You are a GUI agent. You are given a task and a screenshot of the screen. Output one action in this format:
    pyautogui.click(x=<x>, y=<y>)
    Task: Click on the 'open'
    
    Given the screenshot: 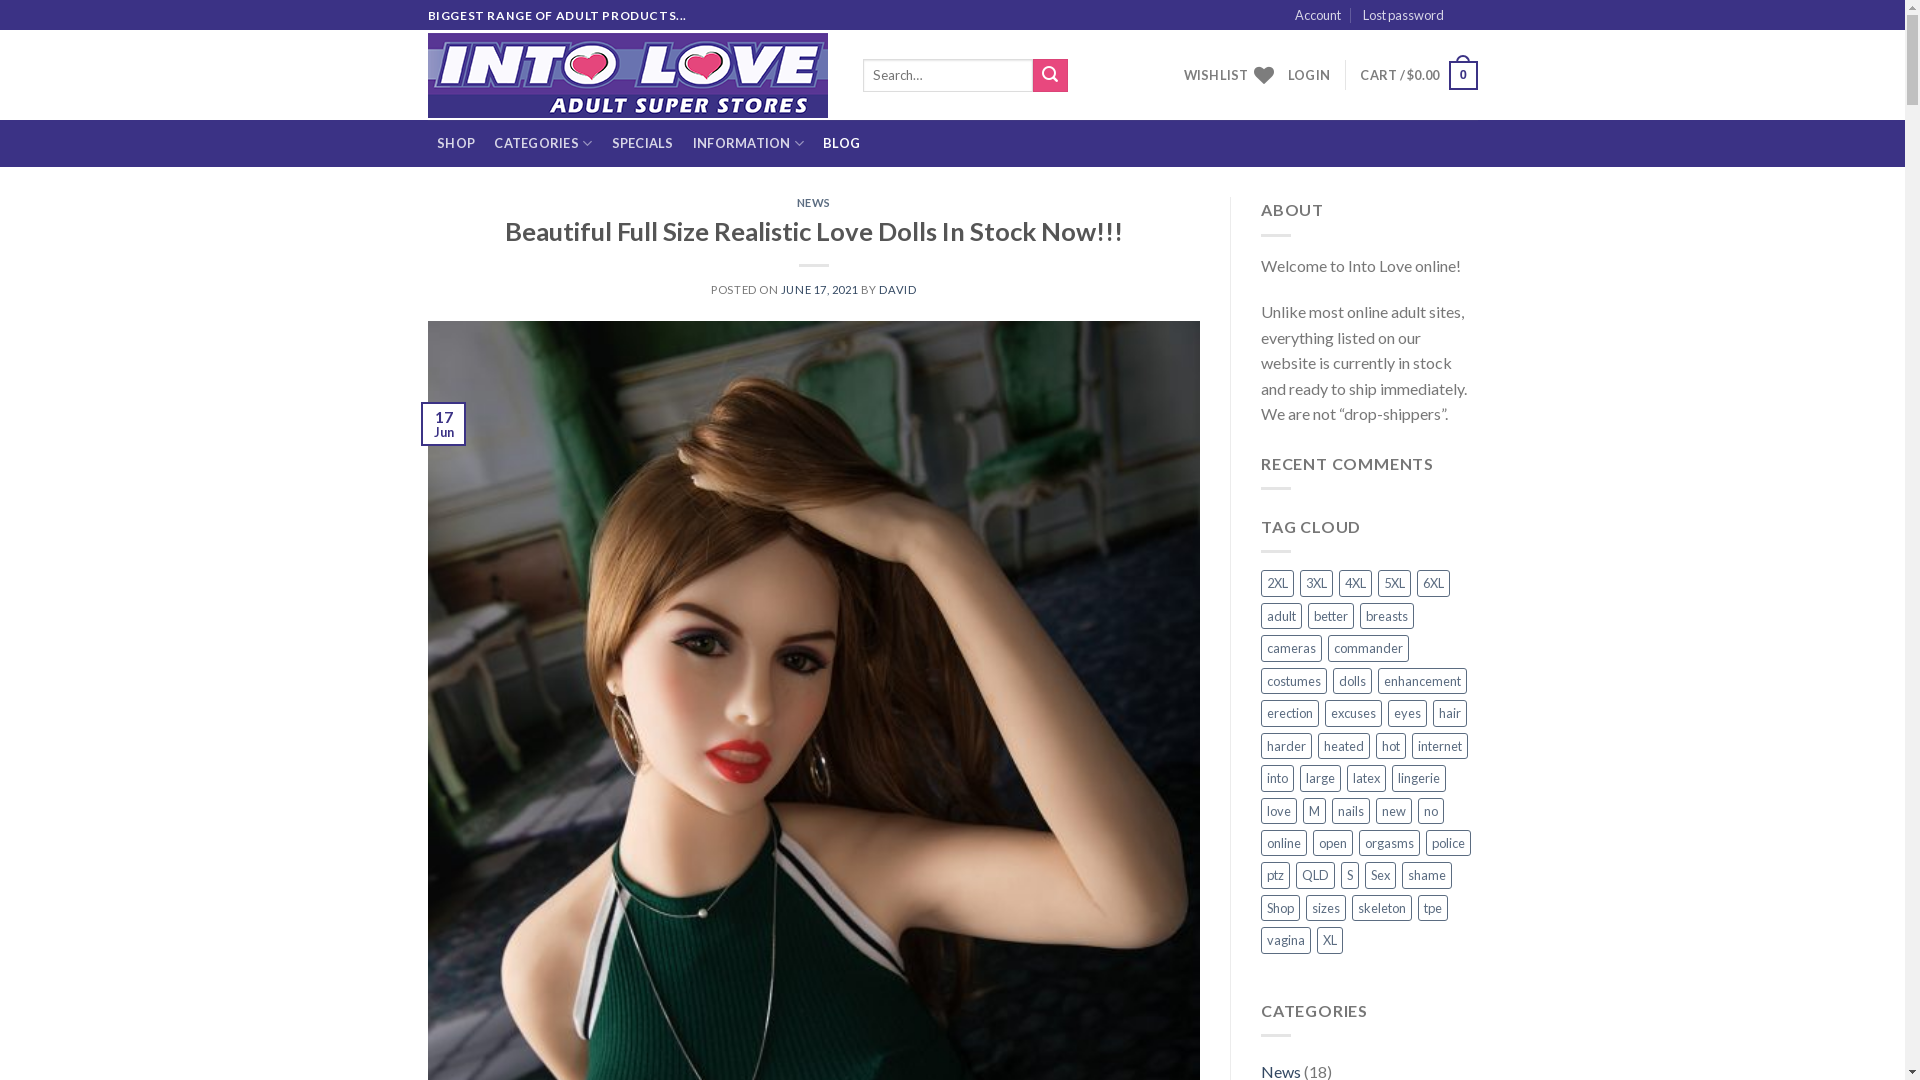 What is the action you would take?
    pyautogui.click(x=1313, y=843)
    